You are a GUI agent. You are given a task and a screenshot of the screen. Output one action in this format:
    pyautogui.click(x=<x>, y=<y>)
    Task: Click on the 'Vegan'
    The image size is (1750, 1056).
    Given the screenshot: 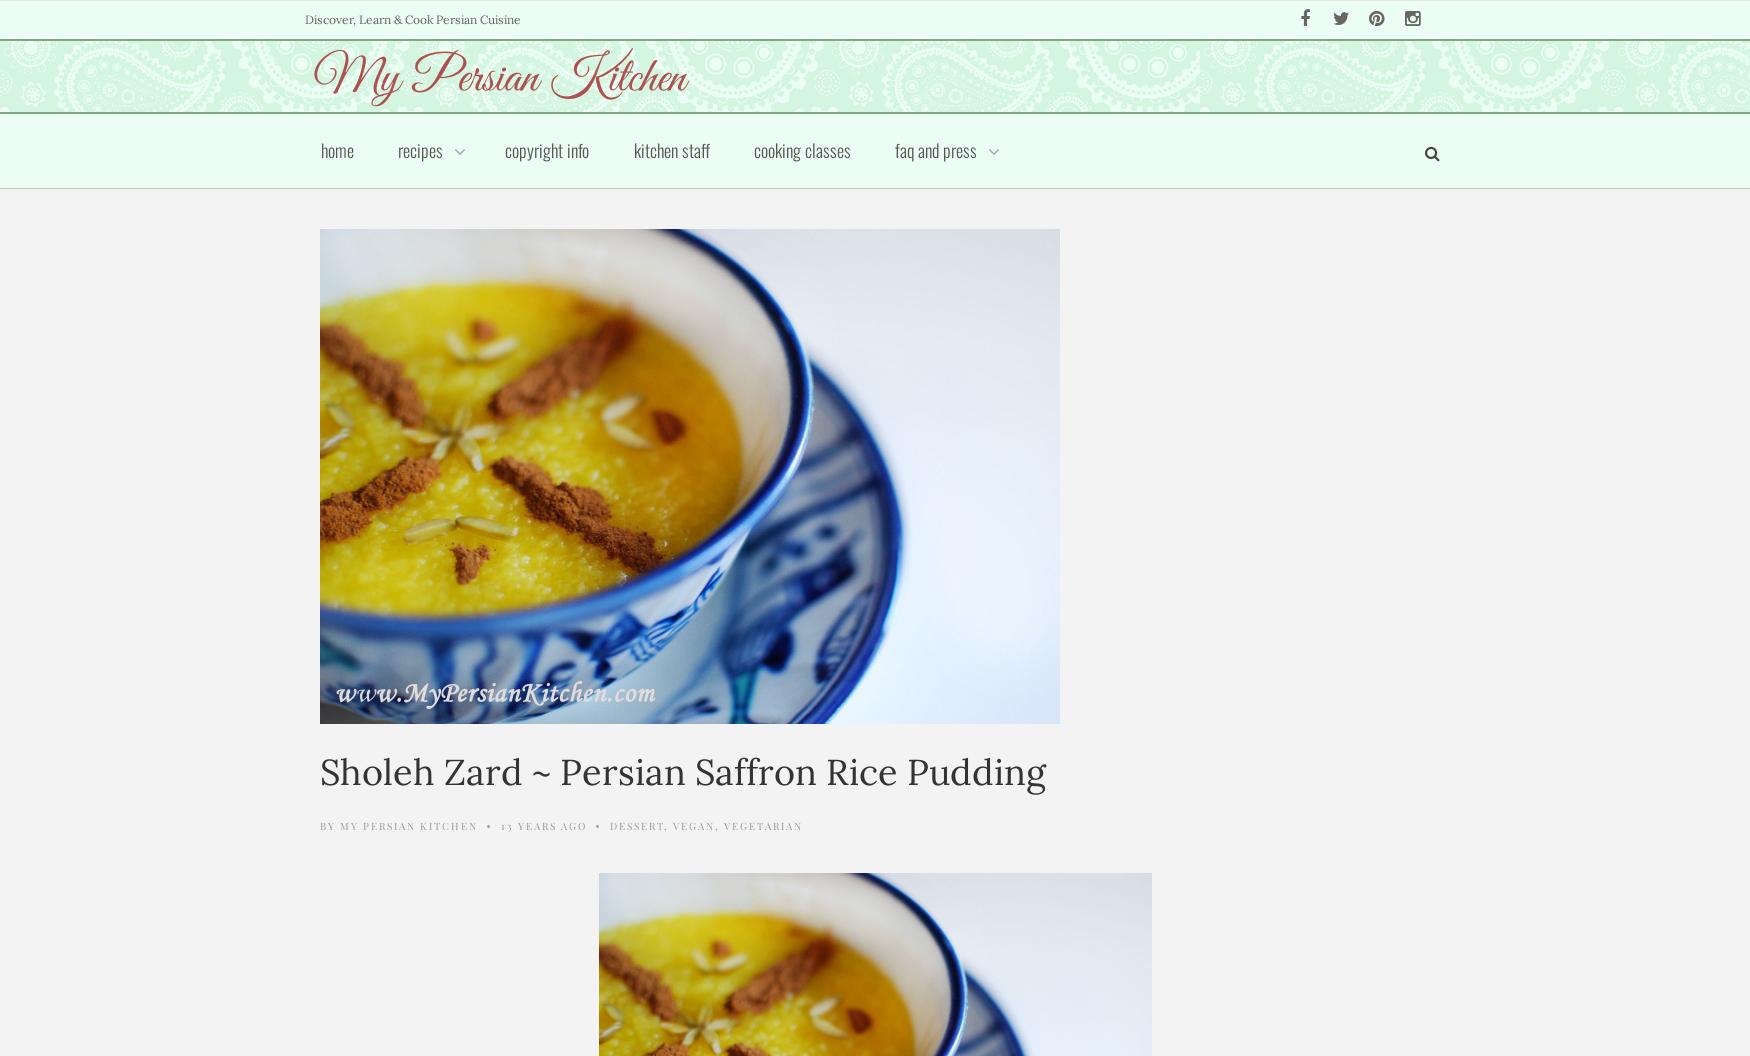 What is the action you would take?
    pyautogui.click(x=694, y=826)
    